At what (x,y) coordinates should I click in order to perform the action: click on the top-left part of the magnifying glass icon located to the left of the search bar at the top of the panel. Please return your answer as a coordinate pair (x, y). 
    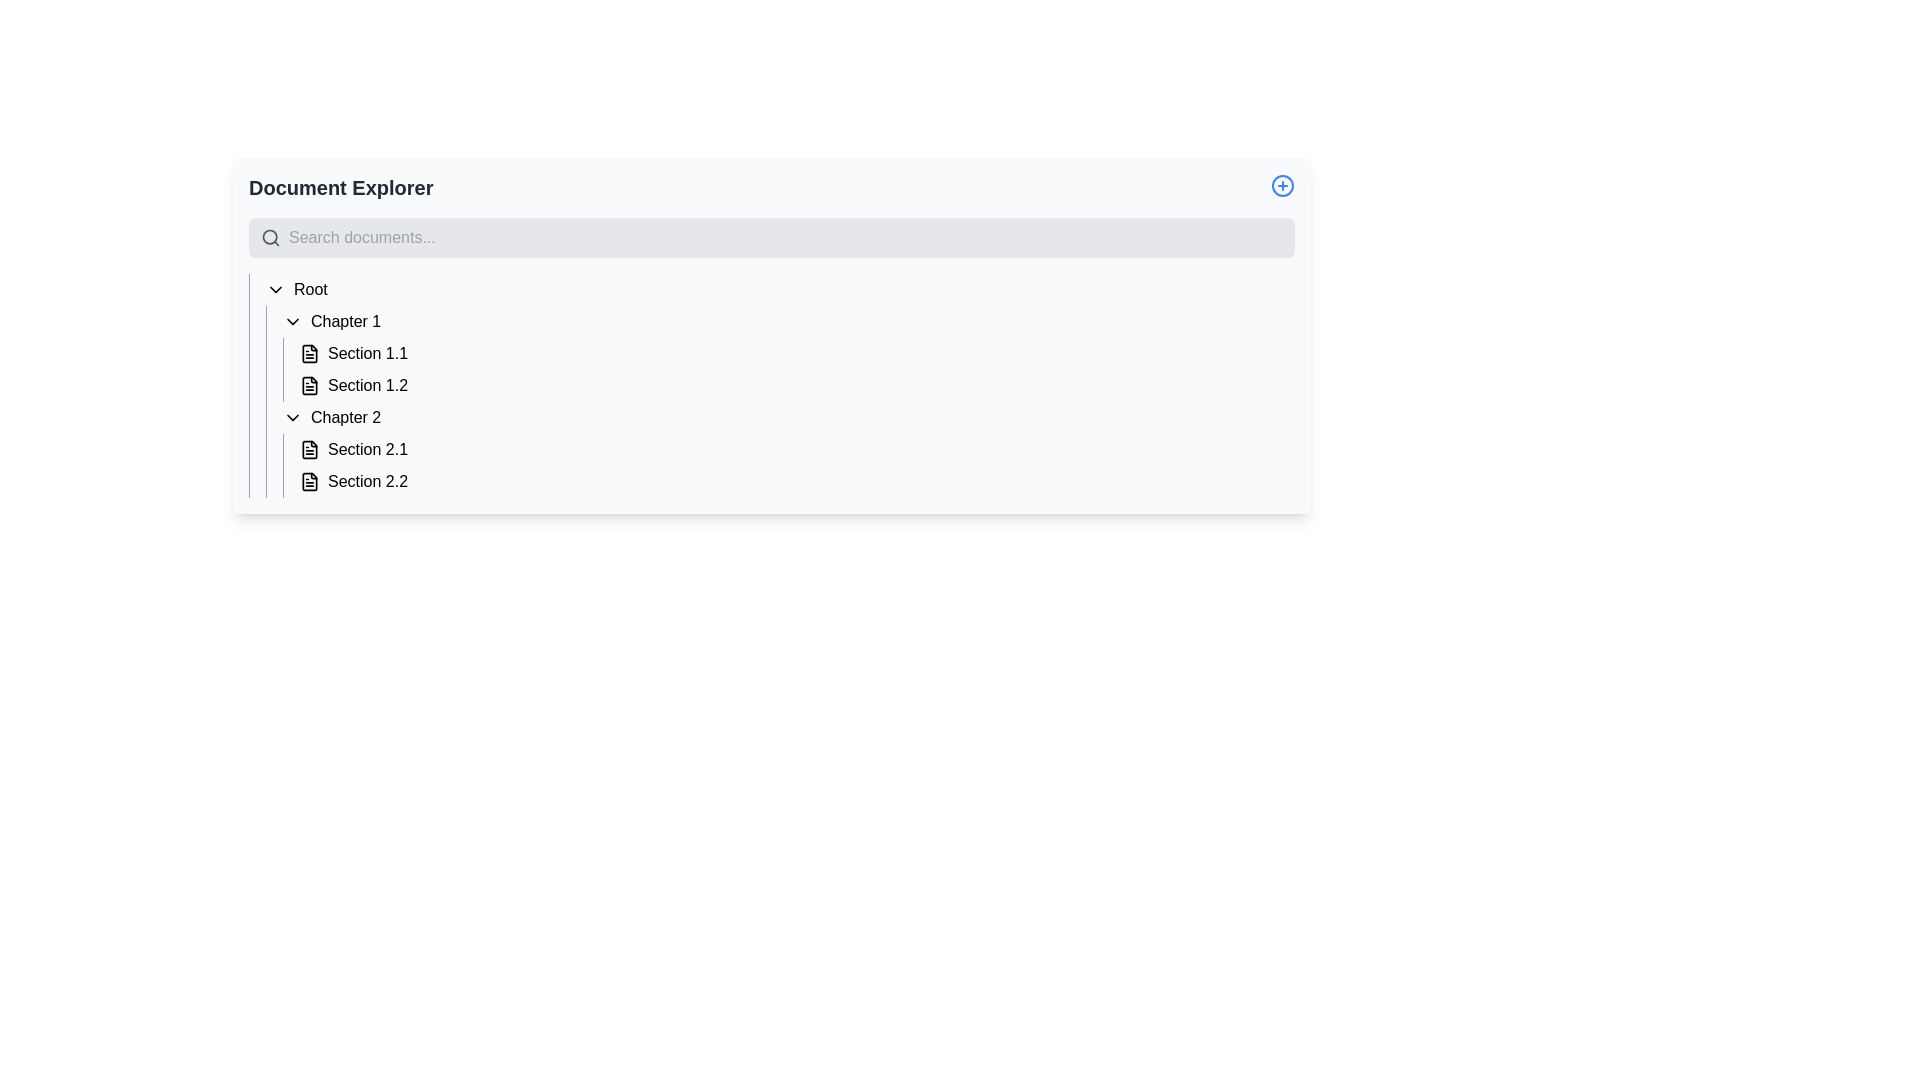
    Looking at the image, I should click on (269, 236).